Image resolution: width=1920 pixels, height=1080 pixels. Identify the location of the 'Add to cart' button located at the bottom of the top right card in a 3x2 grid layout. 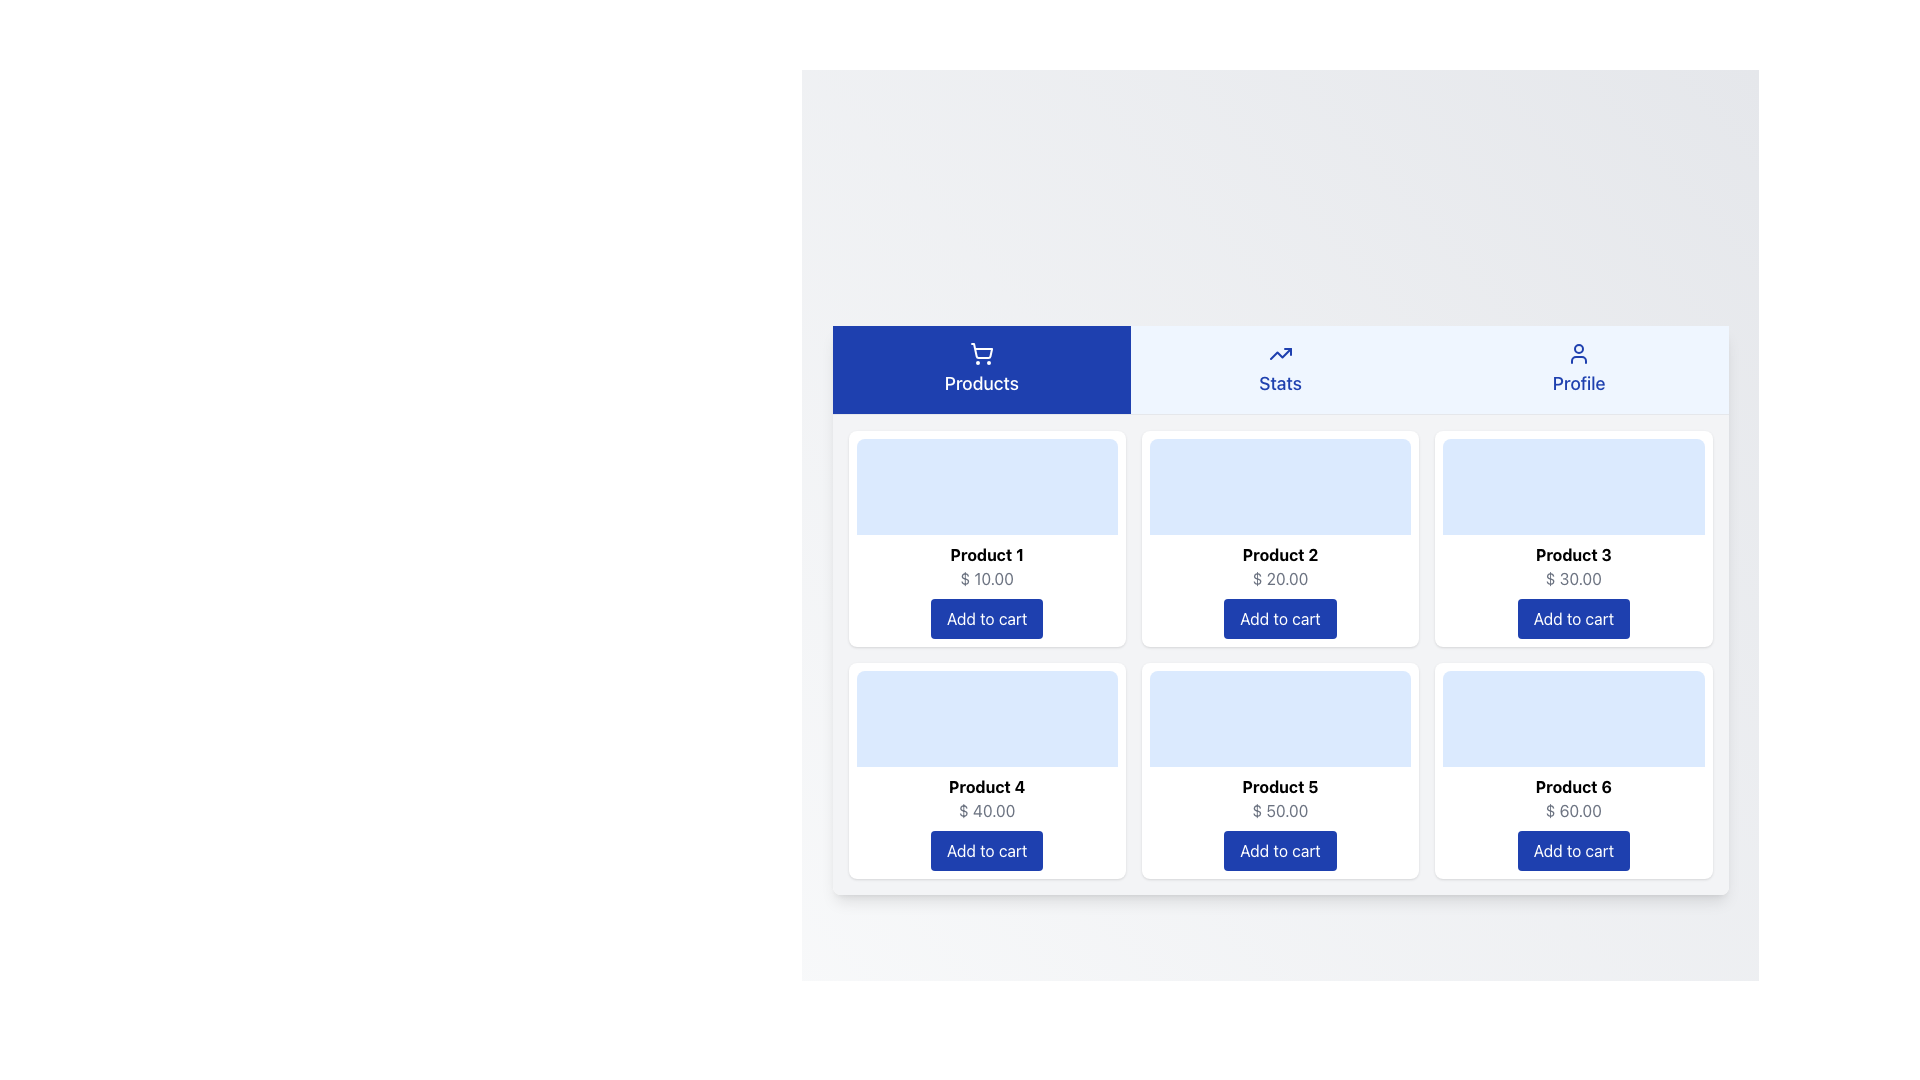
(1572, 617).